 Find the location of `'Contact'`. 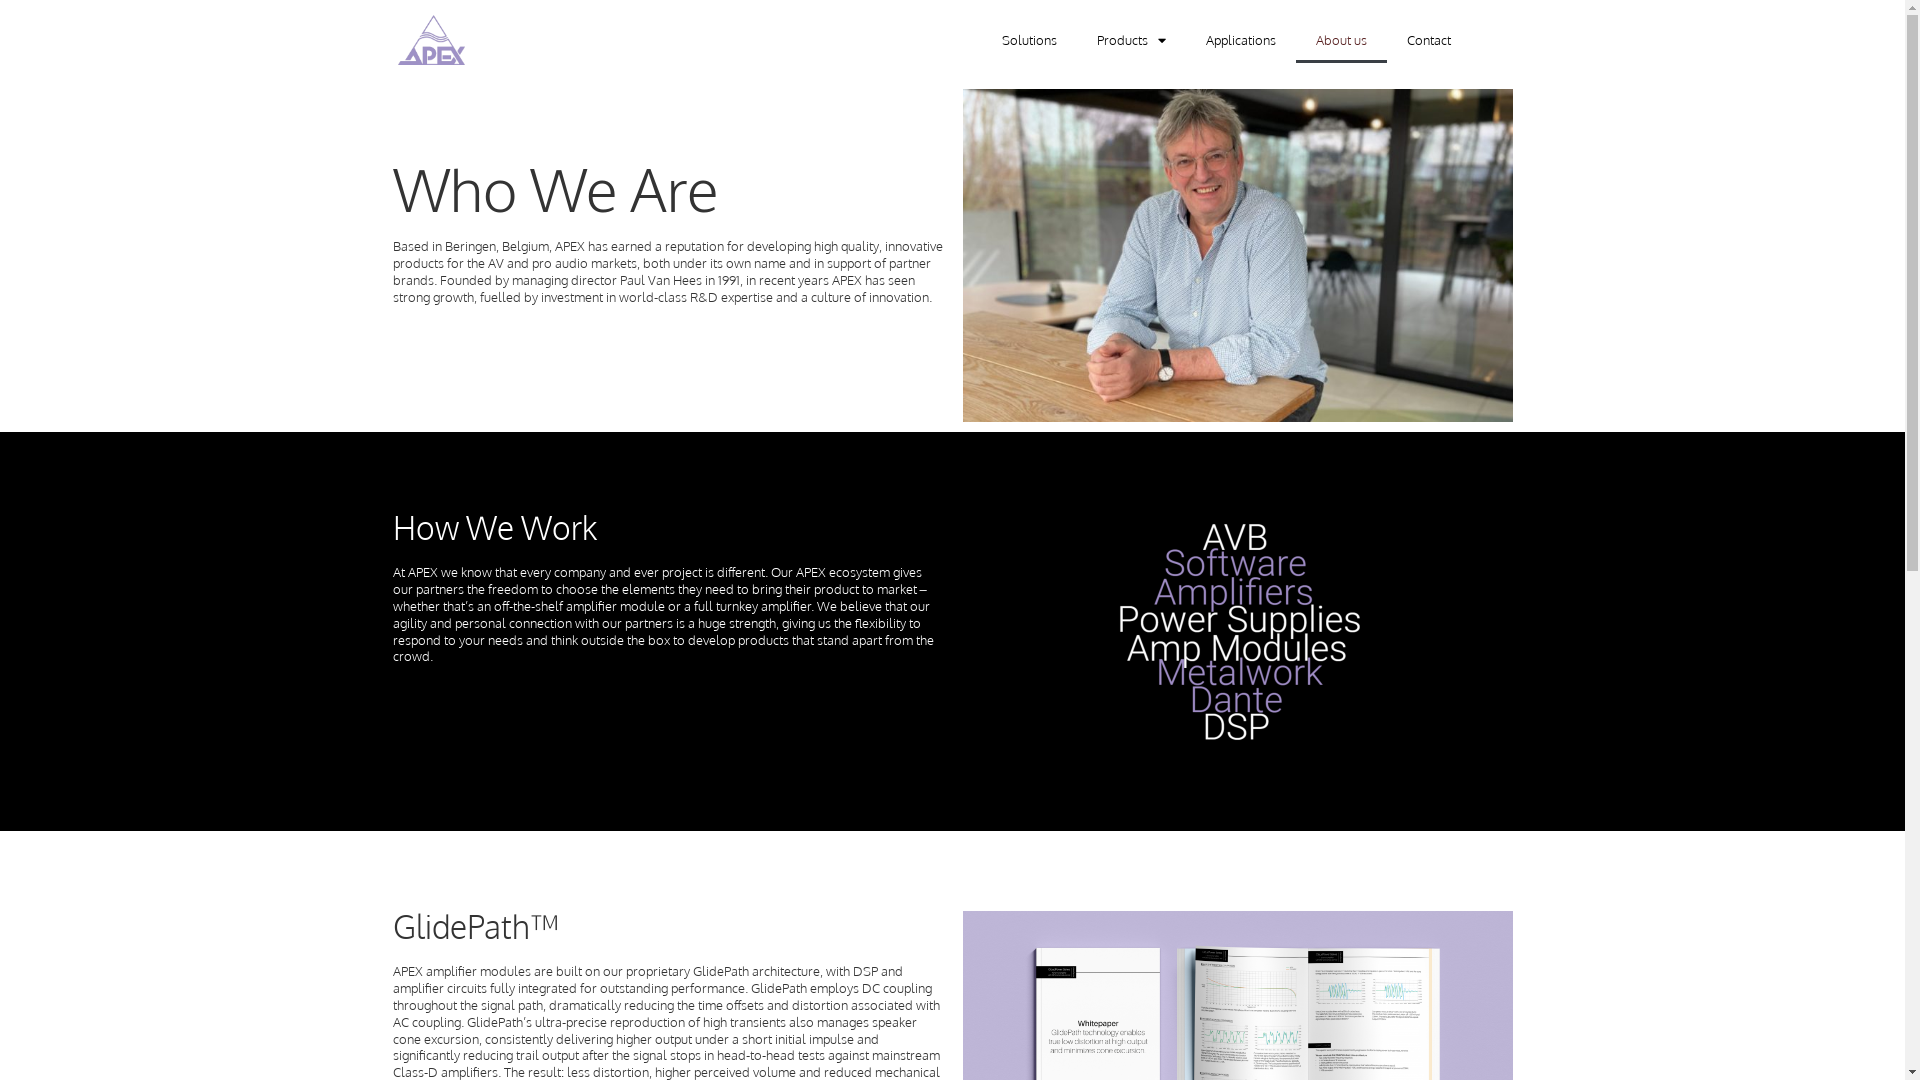

'Contact' is located at coordinates (1427, 39).